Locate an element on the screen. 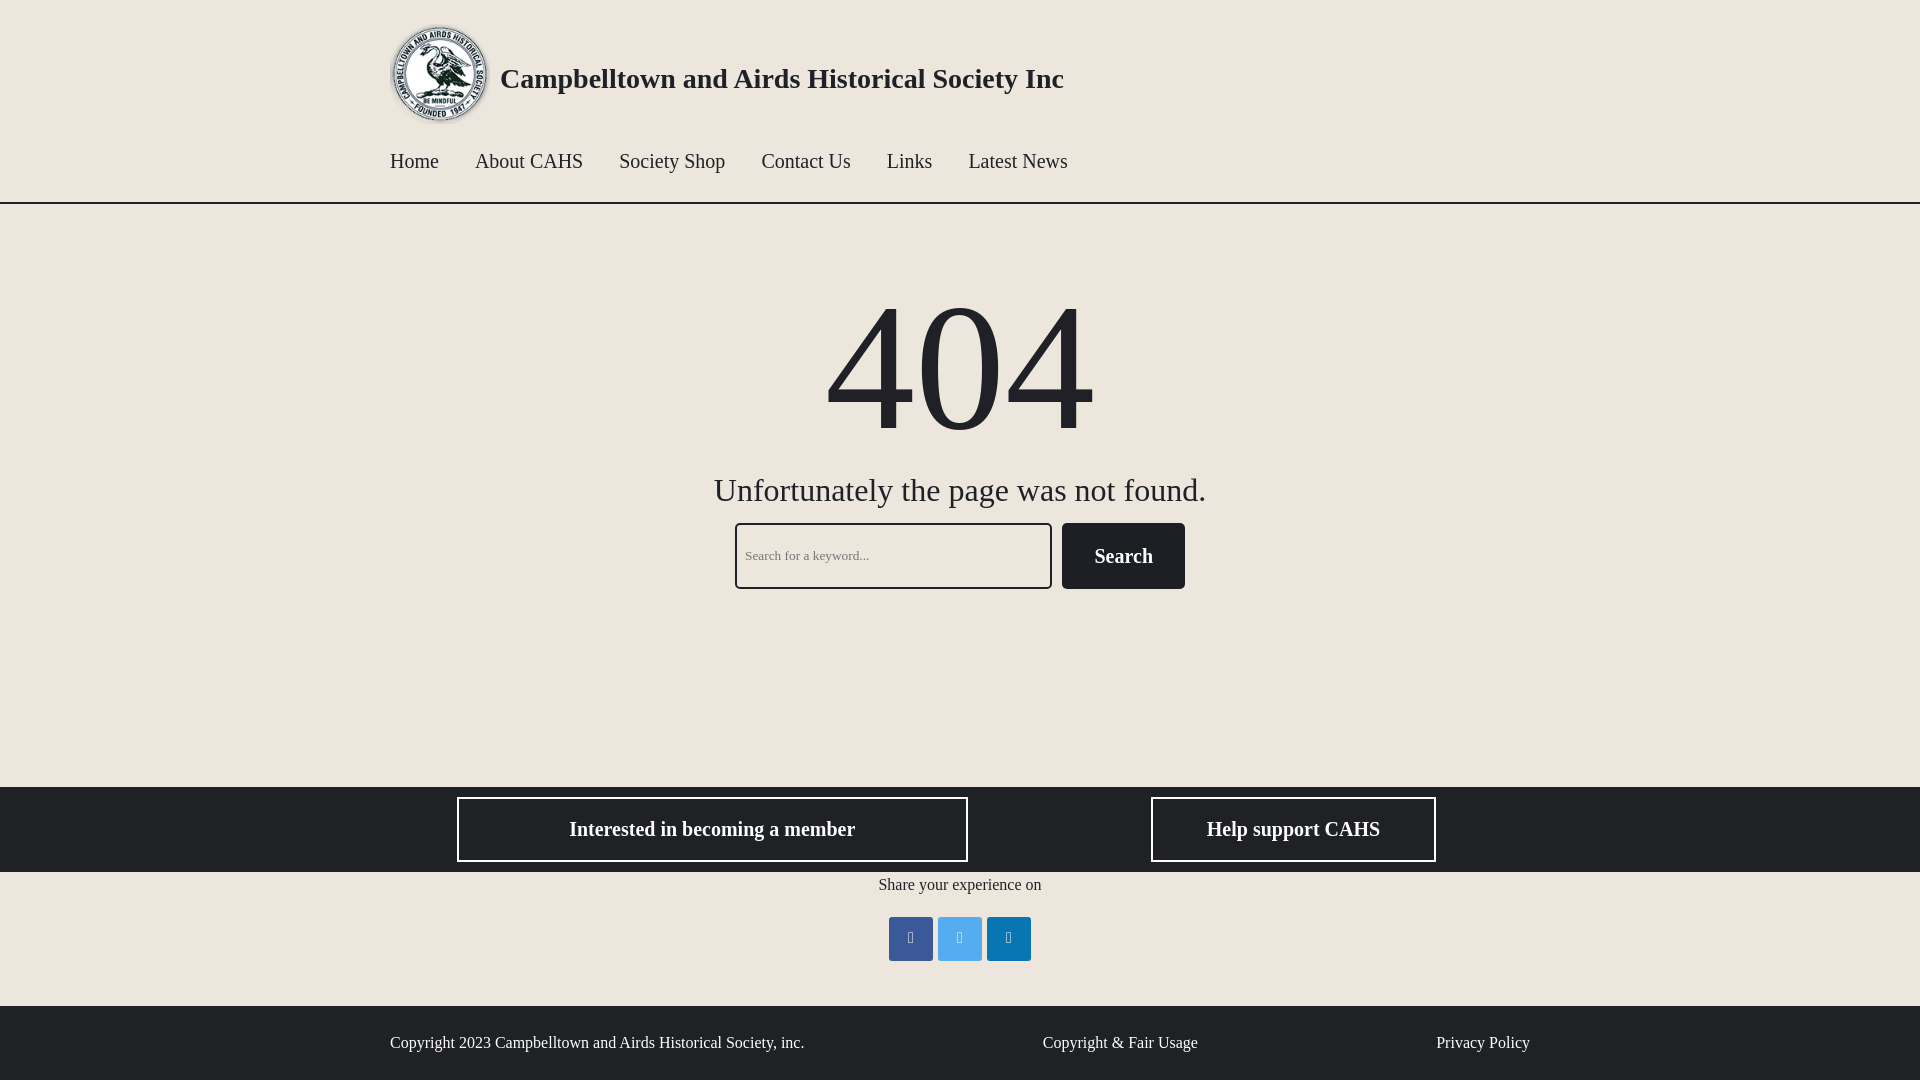  'Help support CAHS' is located at coordinates (1293, 829).